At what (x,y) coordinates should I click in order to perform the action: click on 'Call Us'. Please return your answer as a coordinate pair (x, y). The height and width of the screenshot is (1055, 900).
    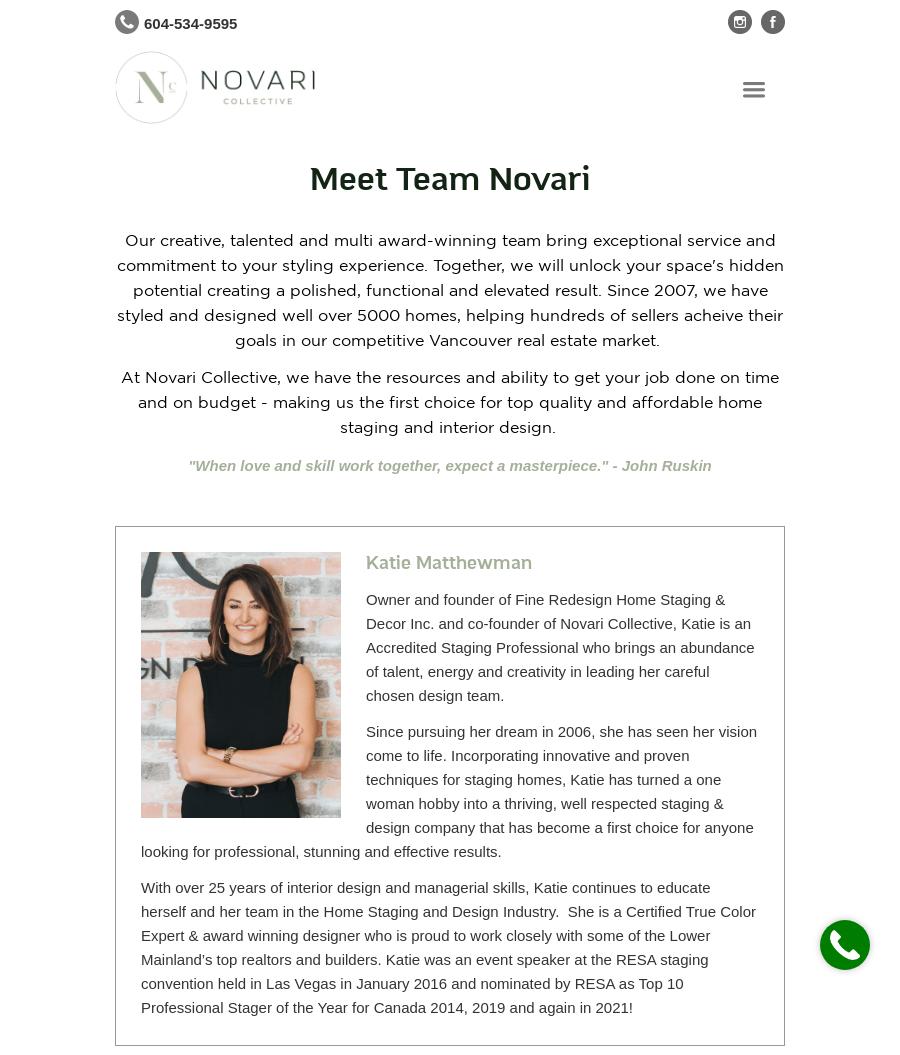
    Looking at the image, I should click on (844, 930).